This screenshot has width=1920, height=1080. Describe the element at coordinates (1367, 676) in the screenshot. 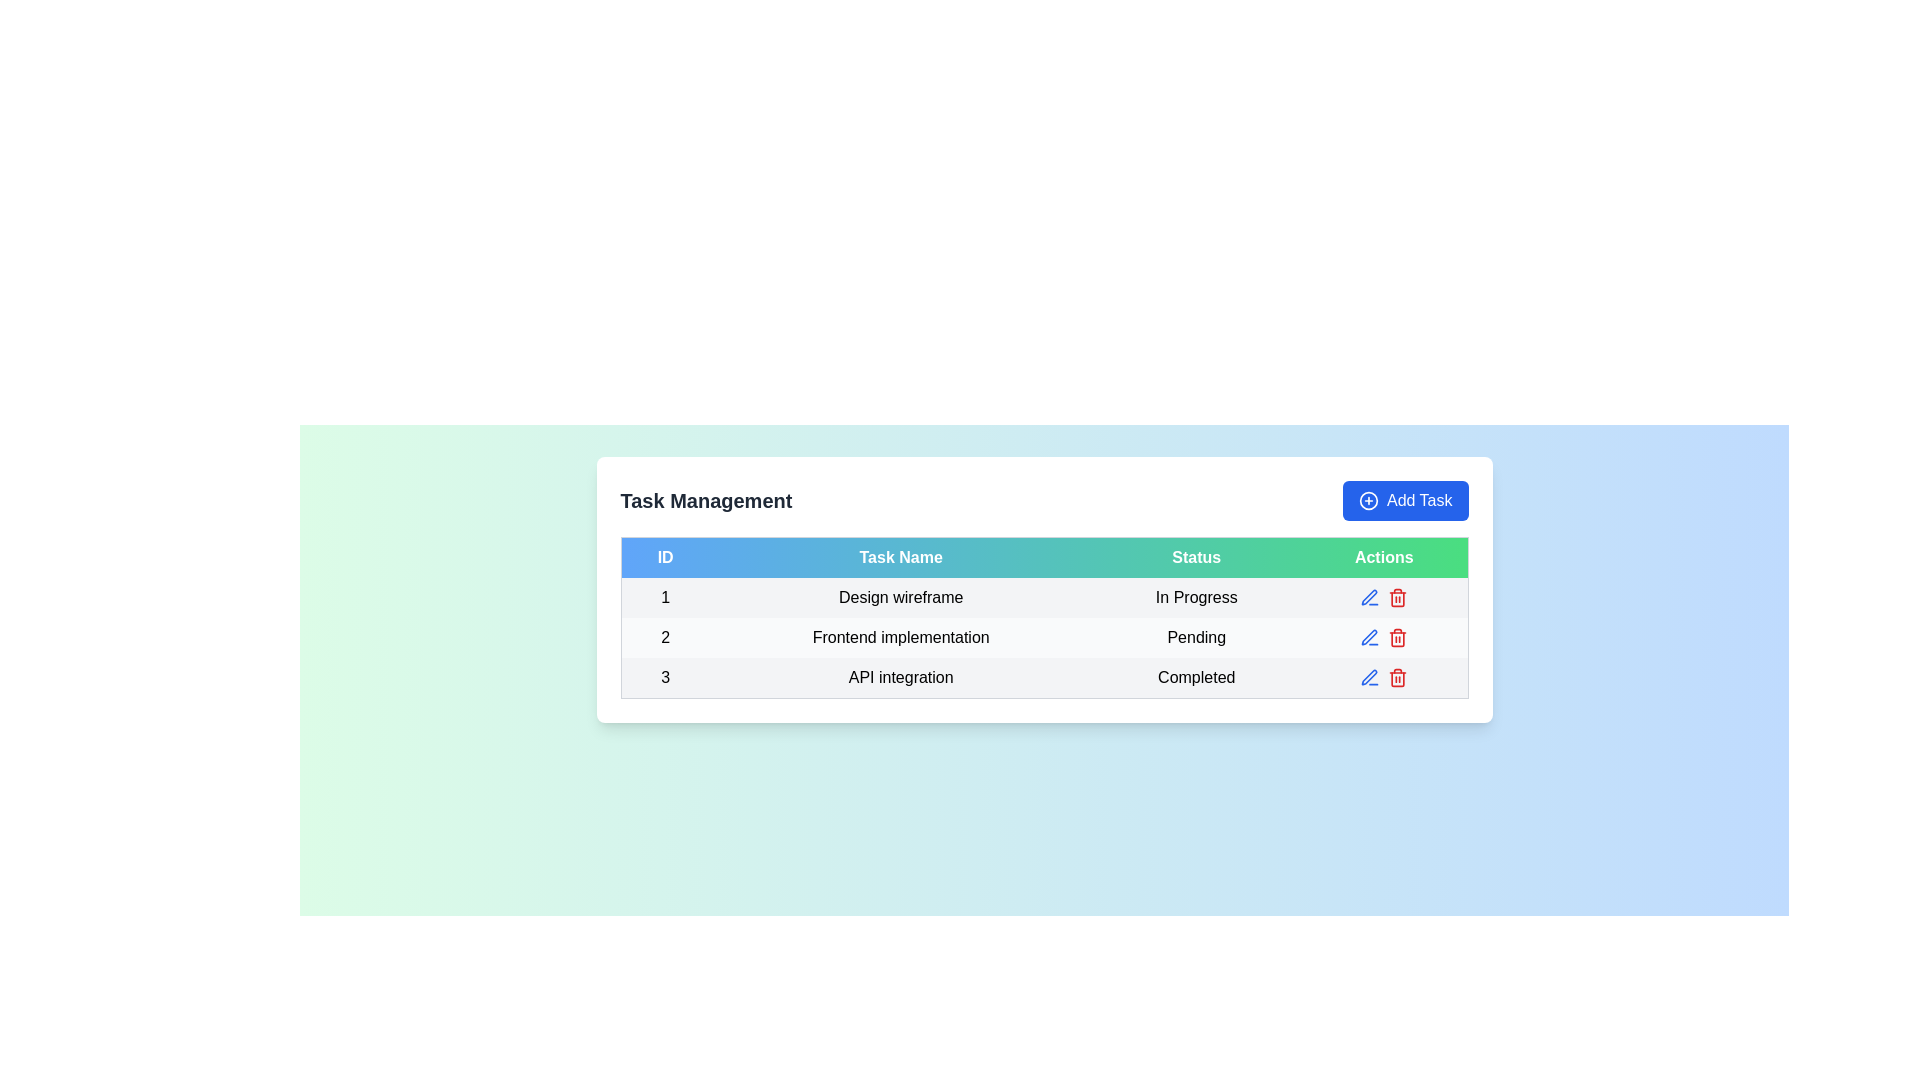

I see `the blue pen icon in the Actions column of the third row of the task table to initiate editing of the task details` at that location.